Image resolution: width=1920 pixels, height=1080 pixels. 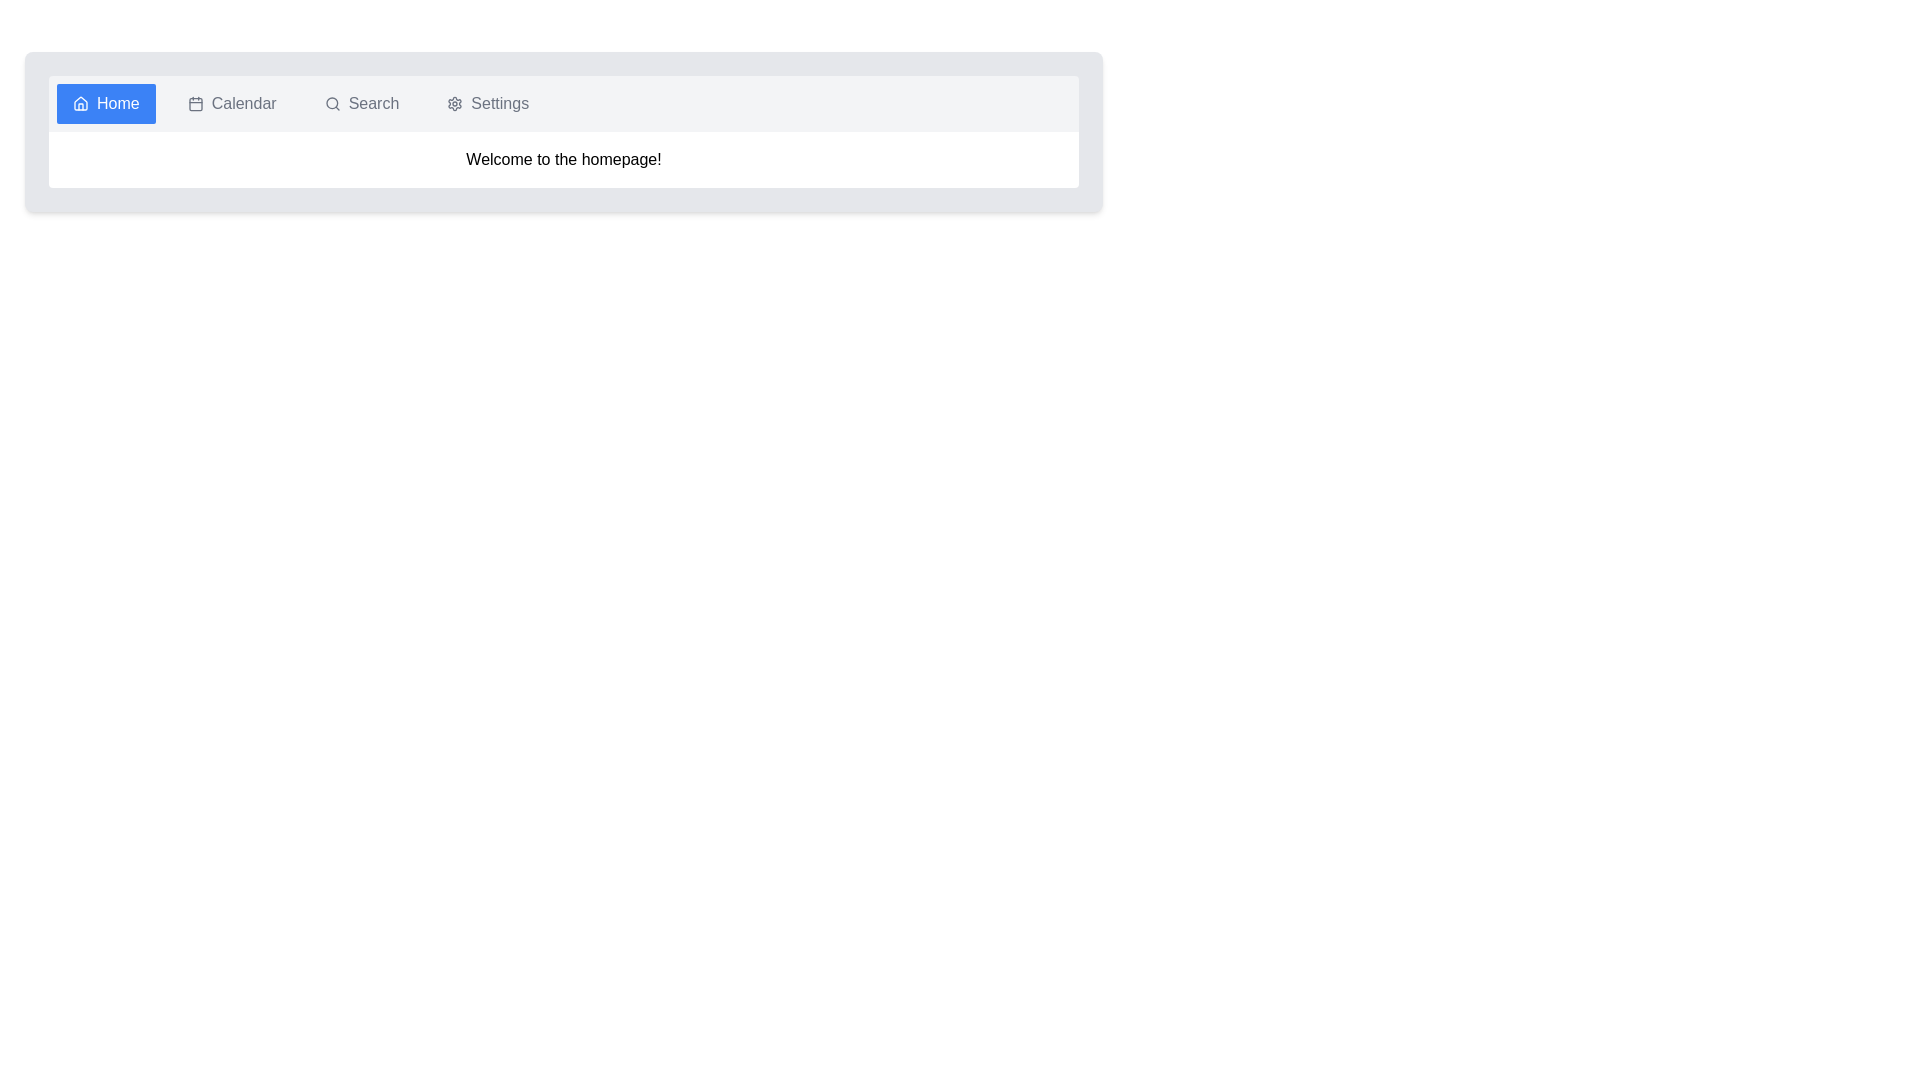 I want to click on the second button in the horizontal navigation menu located in the top toolbar, so click(x=232, y=104).